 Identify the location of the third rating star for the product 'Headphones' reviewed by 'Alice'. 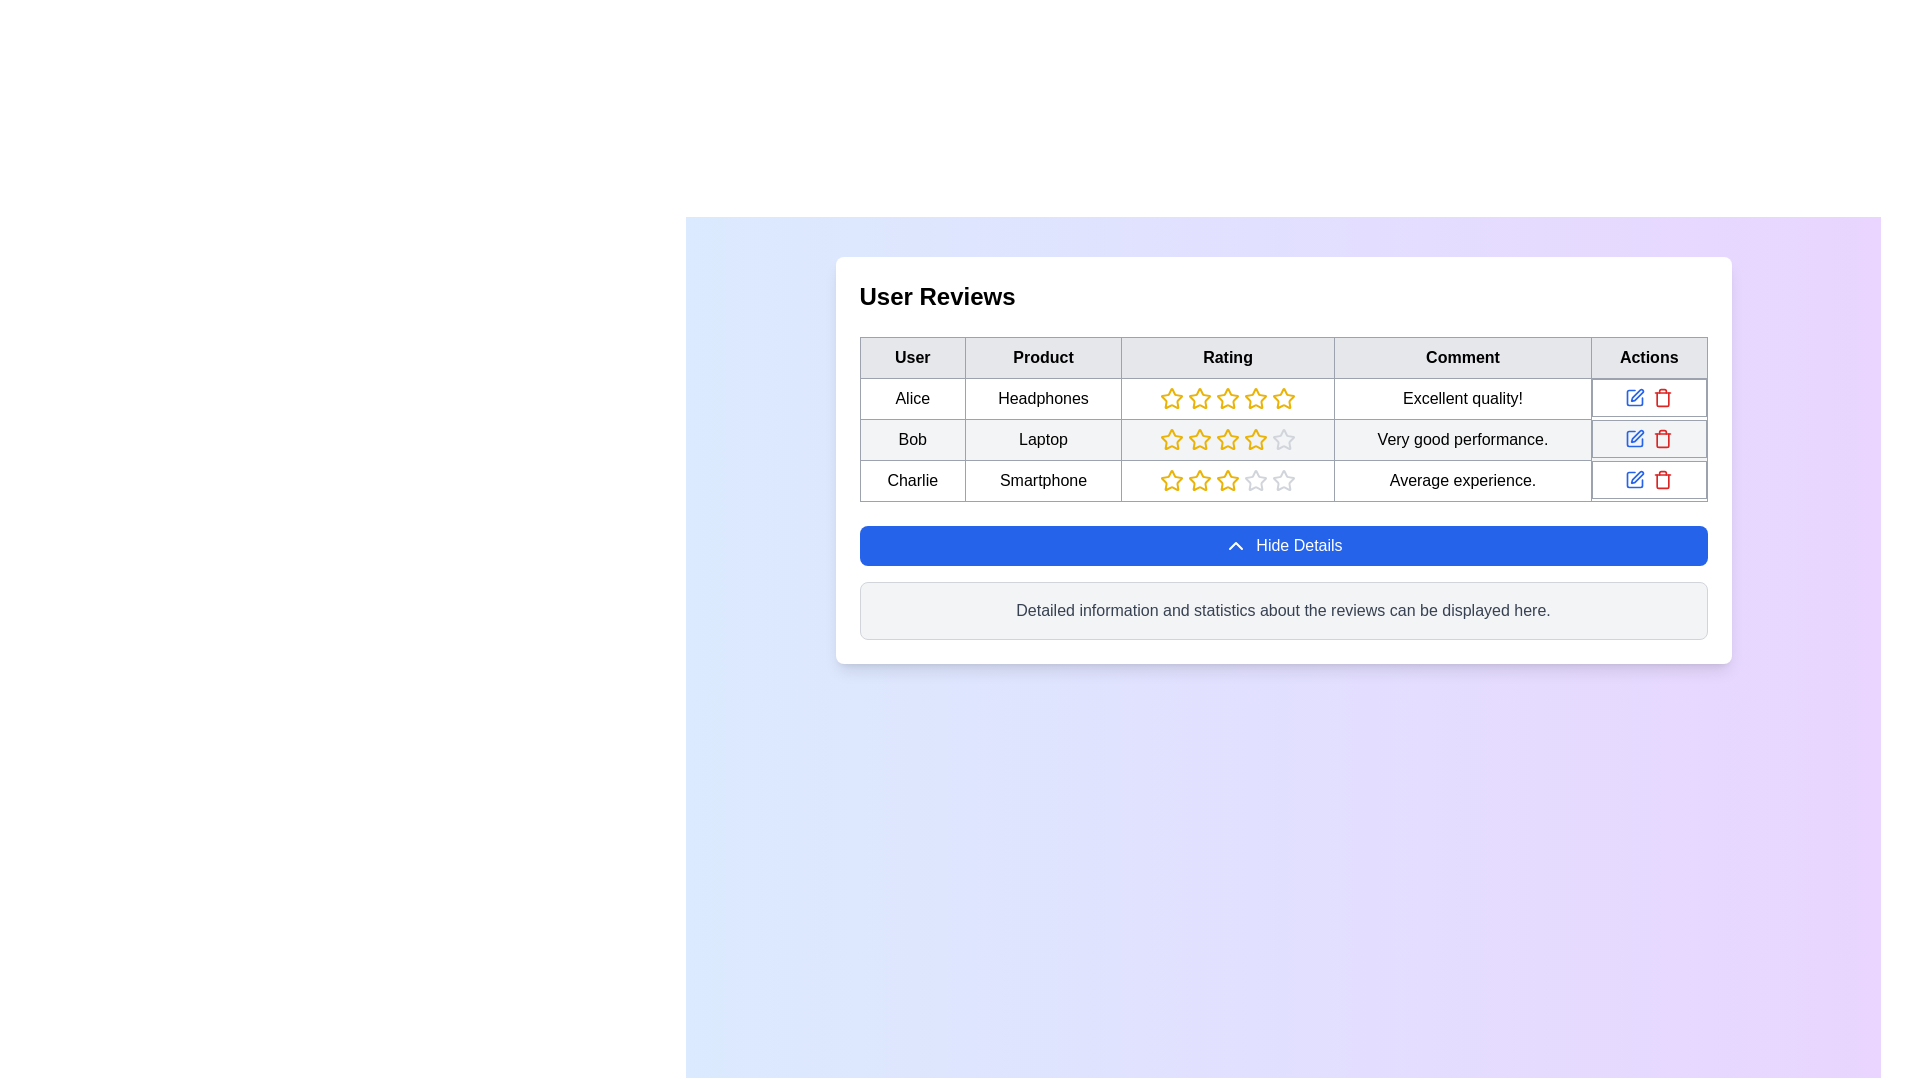
(1200, 398).